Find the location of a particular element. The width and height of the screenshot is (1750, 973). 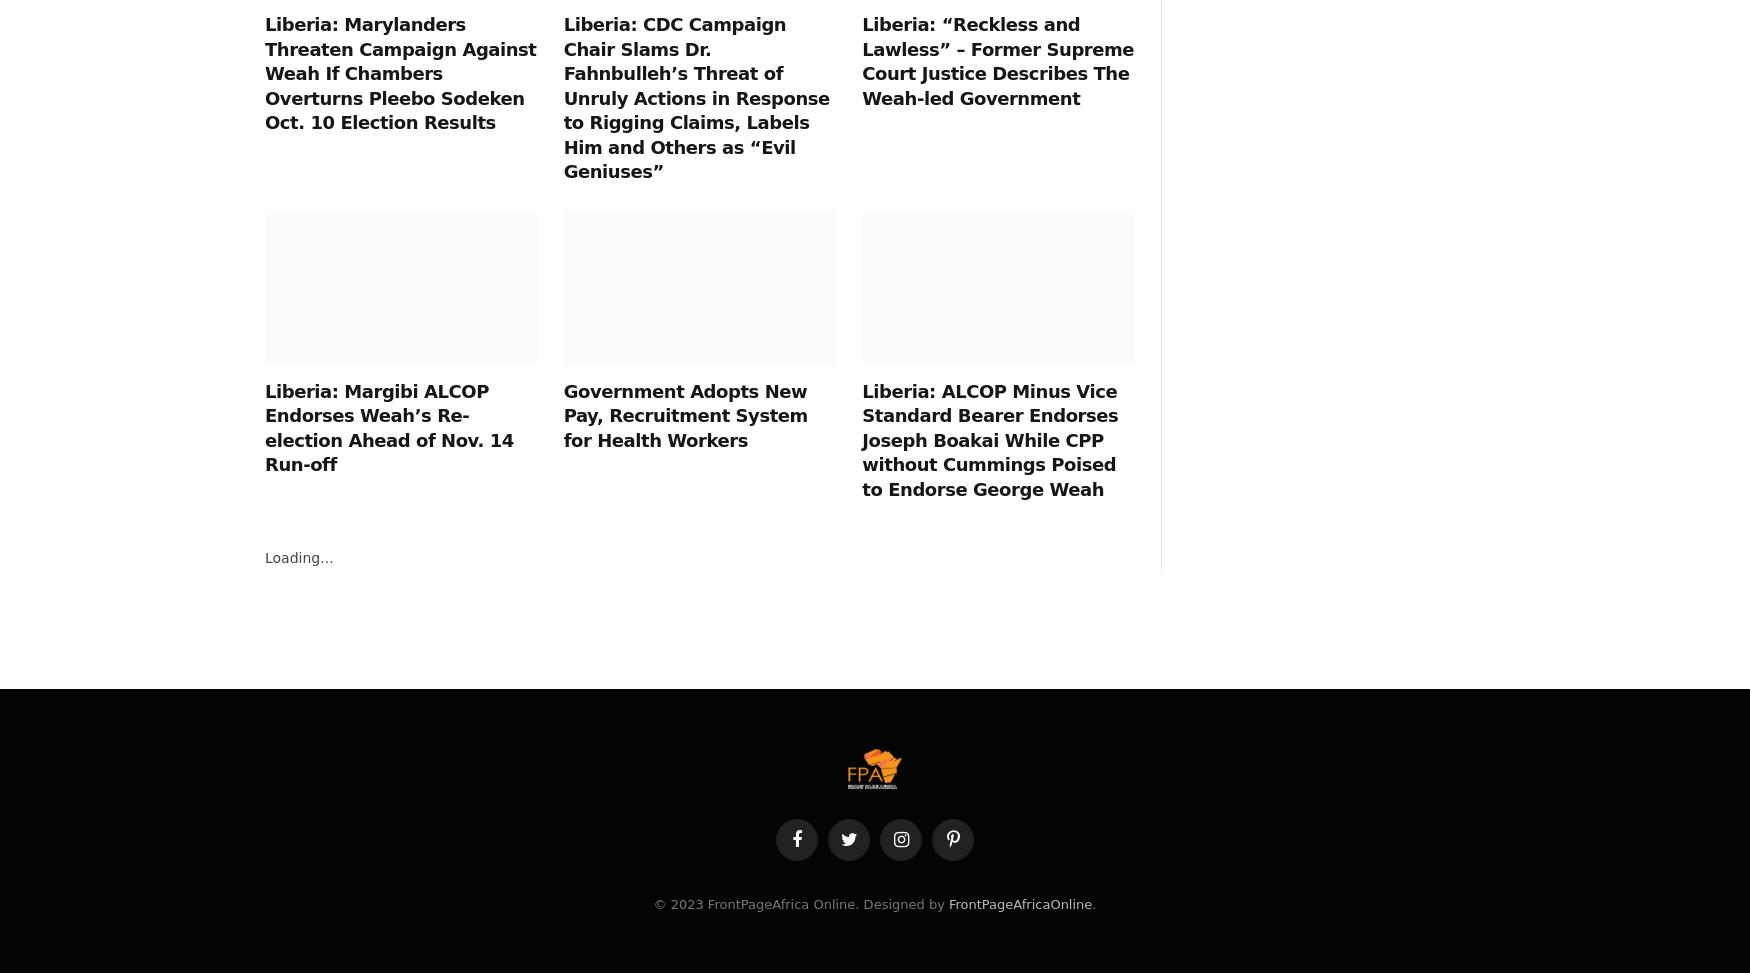

'.' is located at coordinates (1092, 904).